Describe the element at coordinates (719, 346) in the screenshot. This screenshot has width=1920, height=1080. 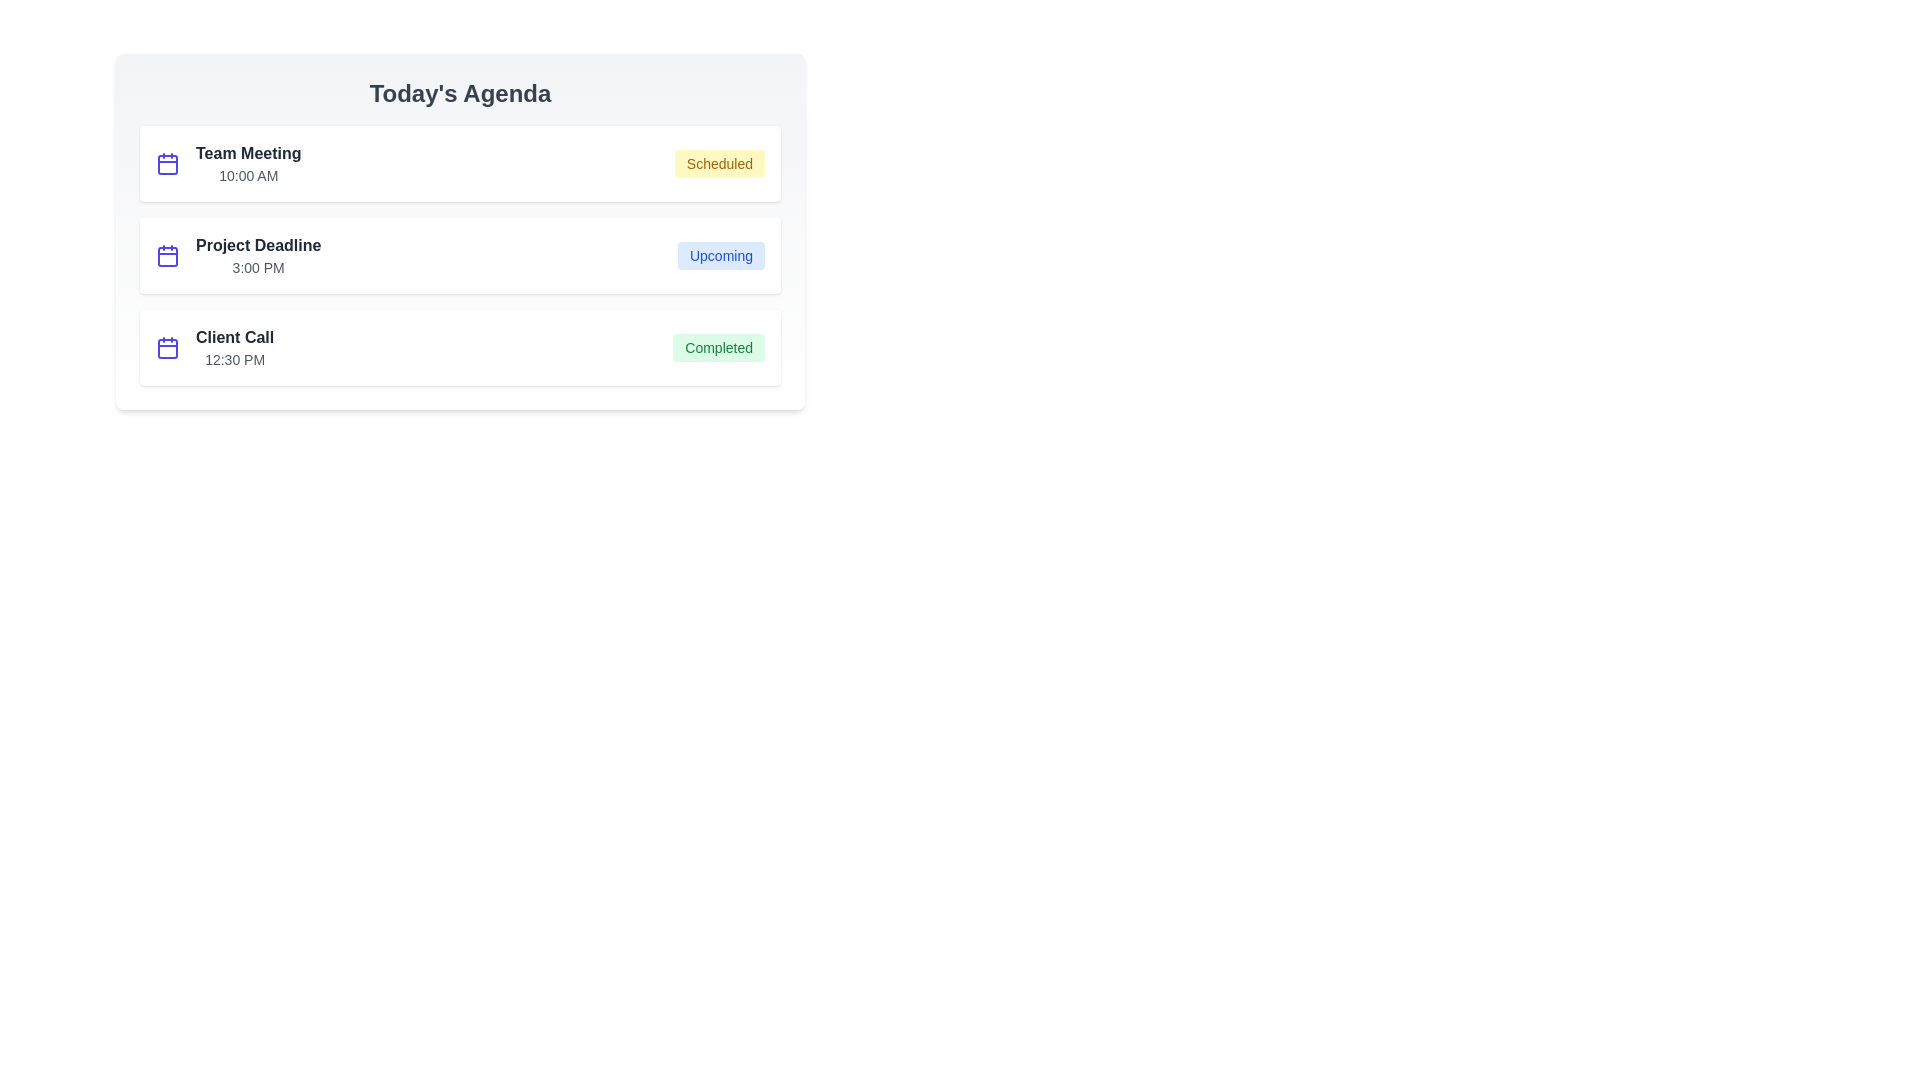
I see `the status tag Completed to filter events by the selected status` at that location.